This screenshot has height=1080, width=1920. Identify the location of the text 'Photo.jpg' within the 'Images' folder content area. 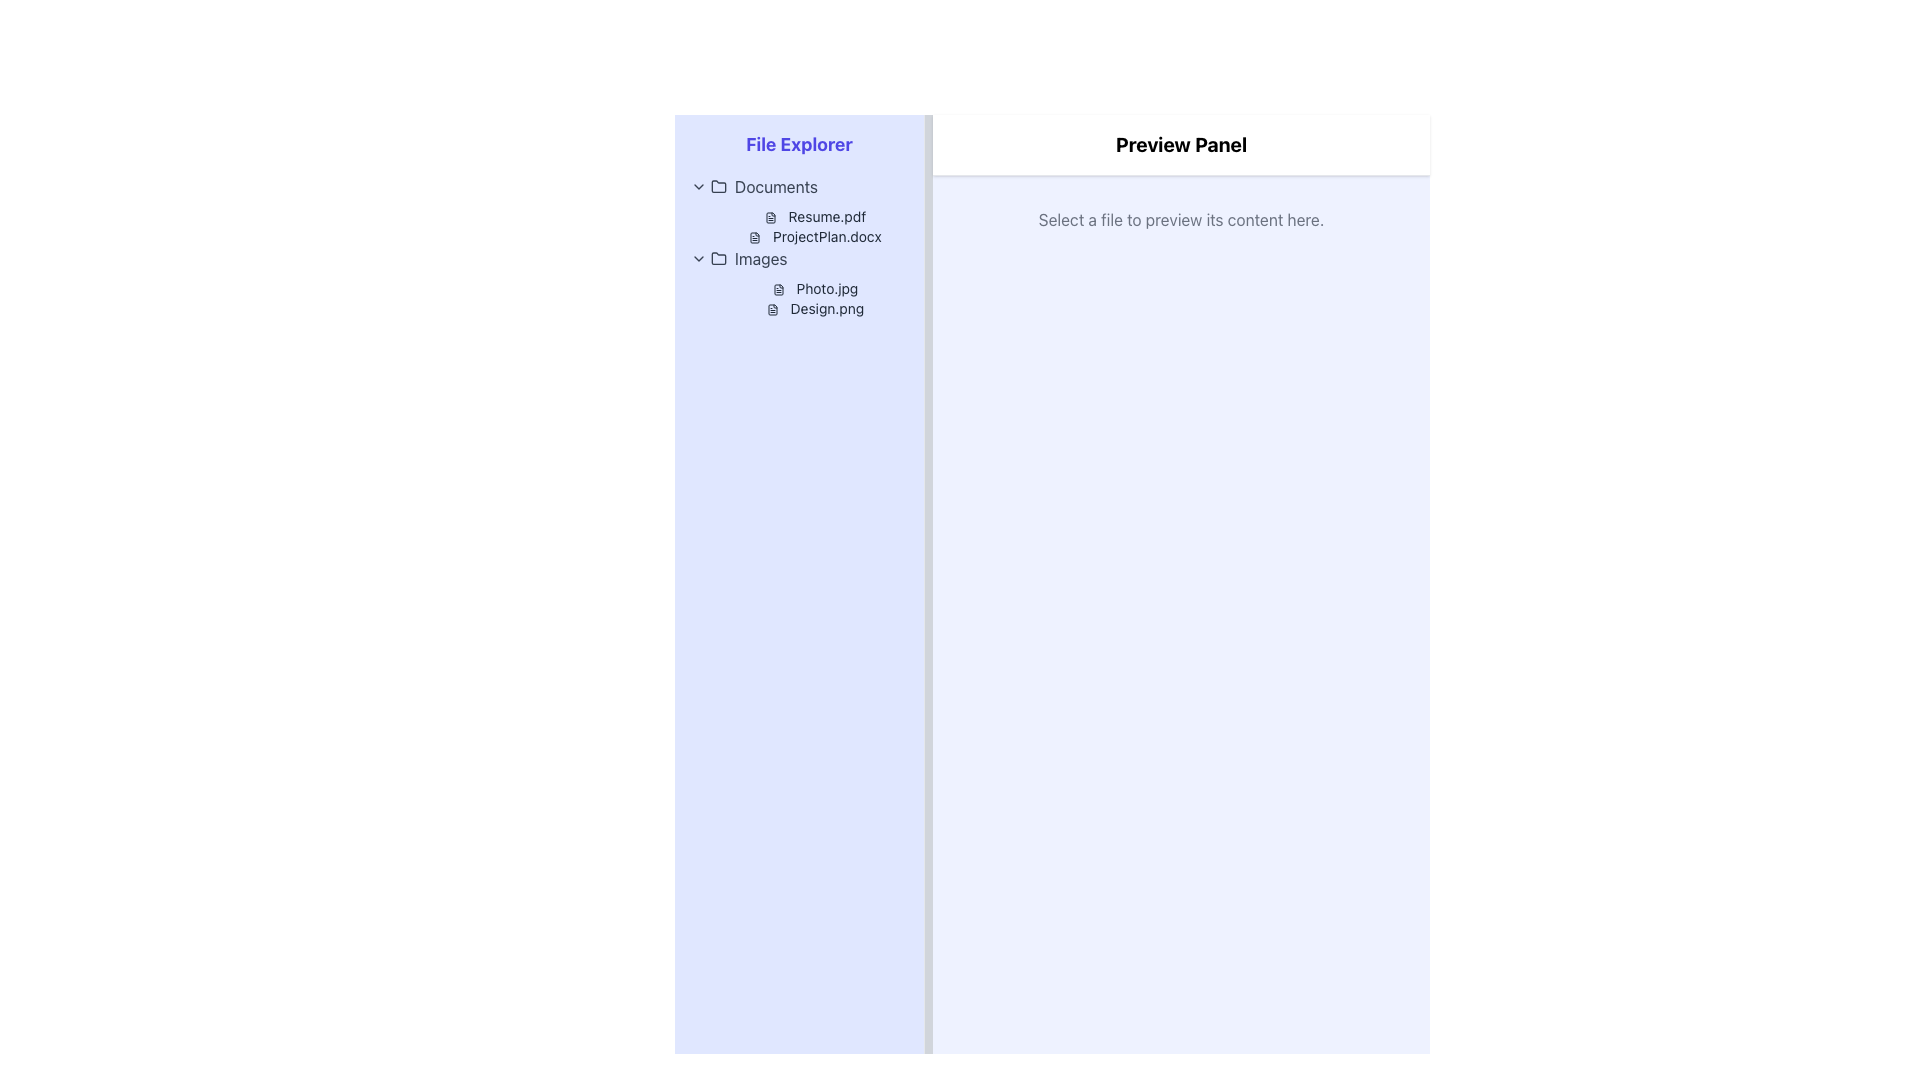
(798, 282).